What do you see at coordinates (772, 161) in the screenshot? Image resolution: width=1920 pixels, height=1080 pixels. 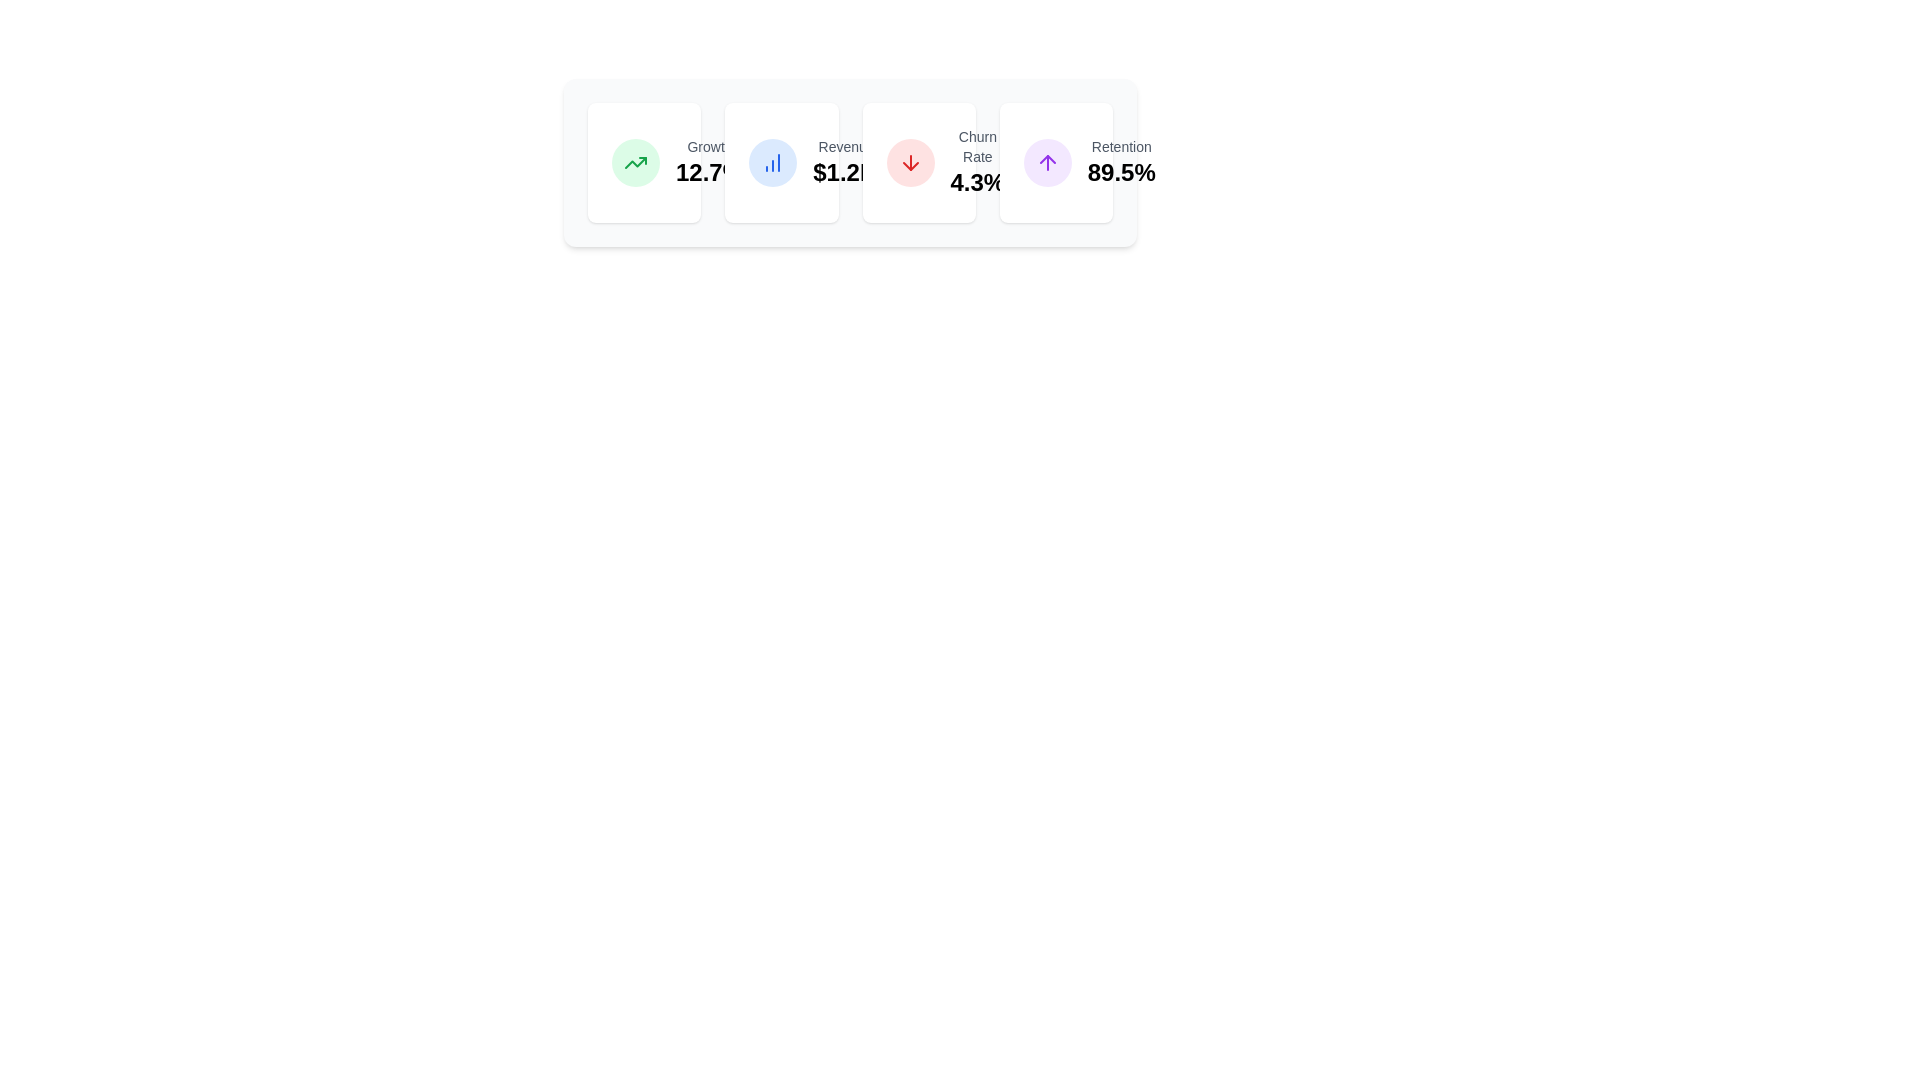 I see `the circular icon with a blue background containing a column chart icon, located to the left of the text '$1.2M' in the second card displaying 'Revenue'` at bounding box center [772, 161].